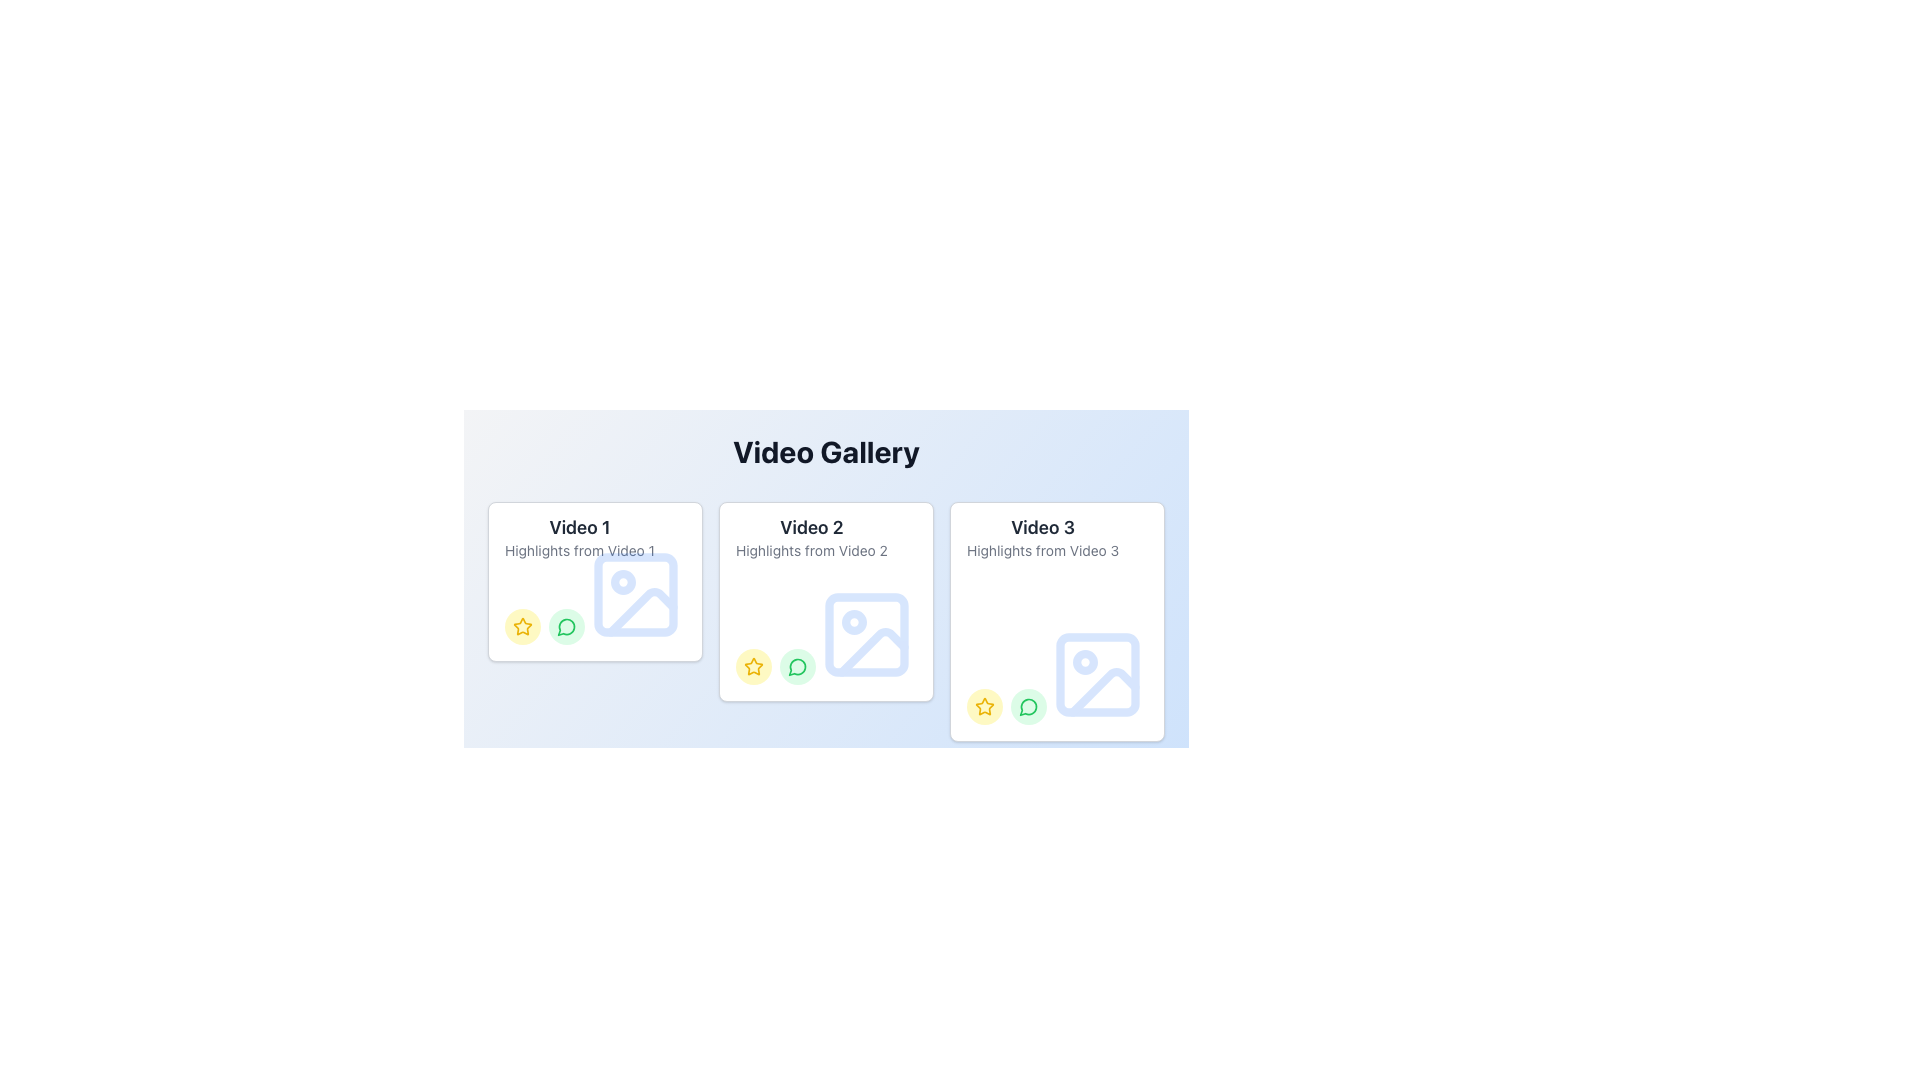  I want to click on the circular green button located in the bottom-left area of the 'Video 1' card, so click(565, 882).